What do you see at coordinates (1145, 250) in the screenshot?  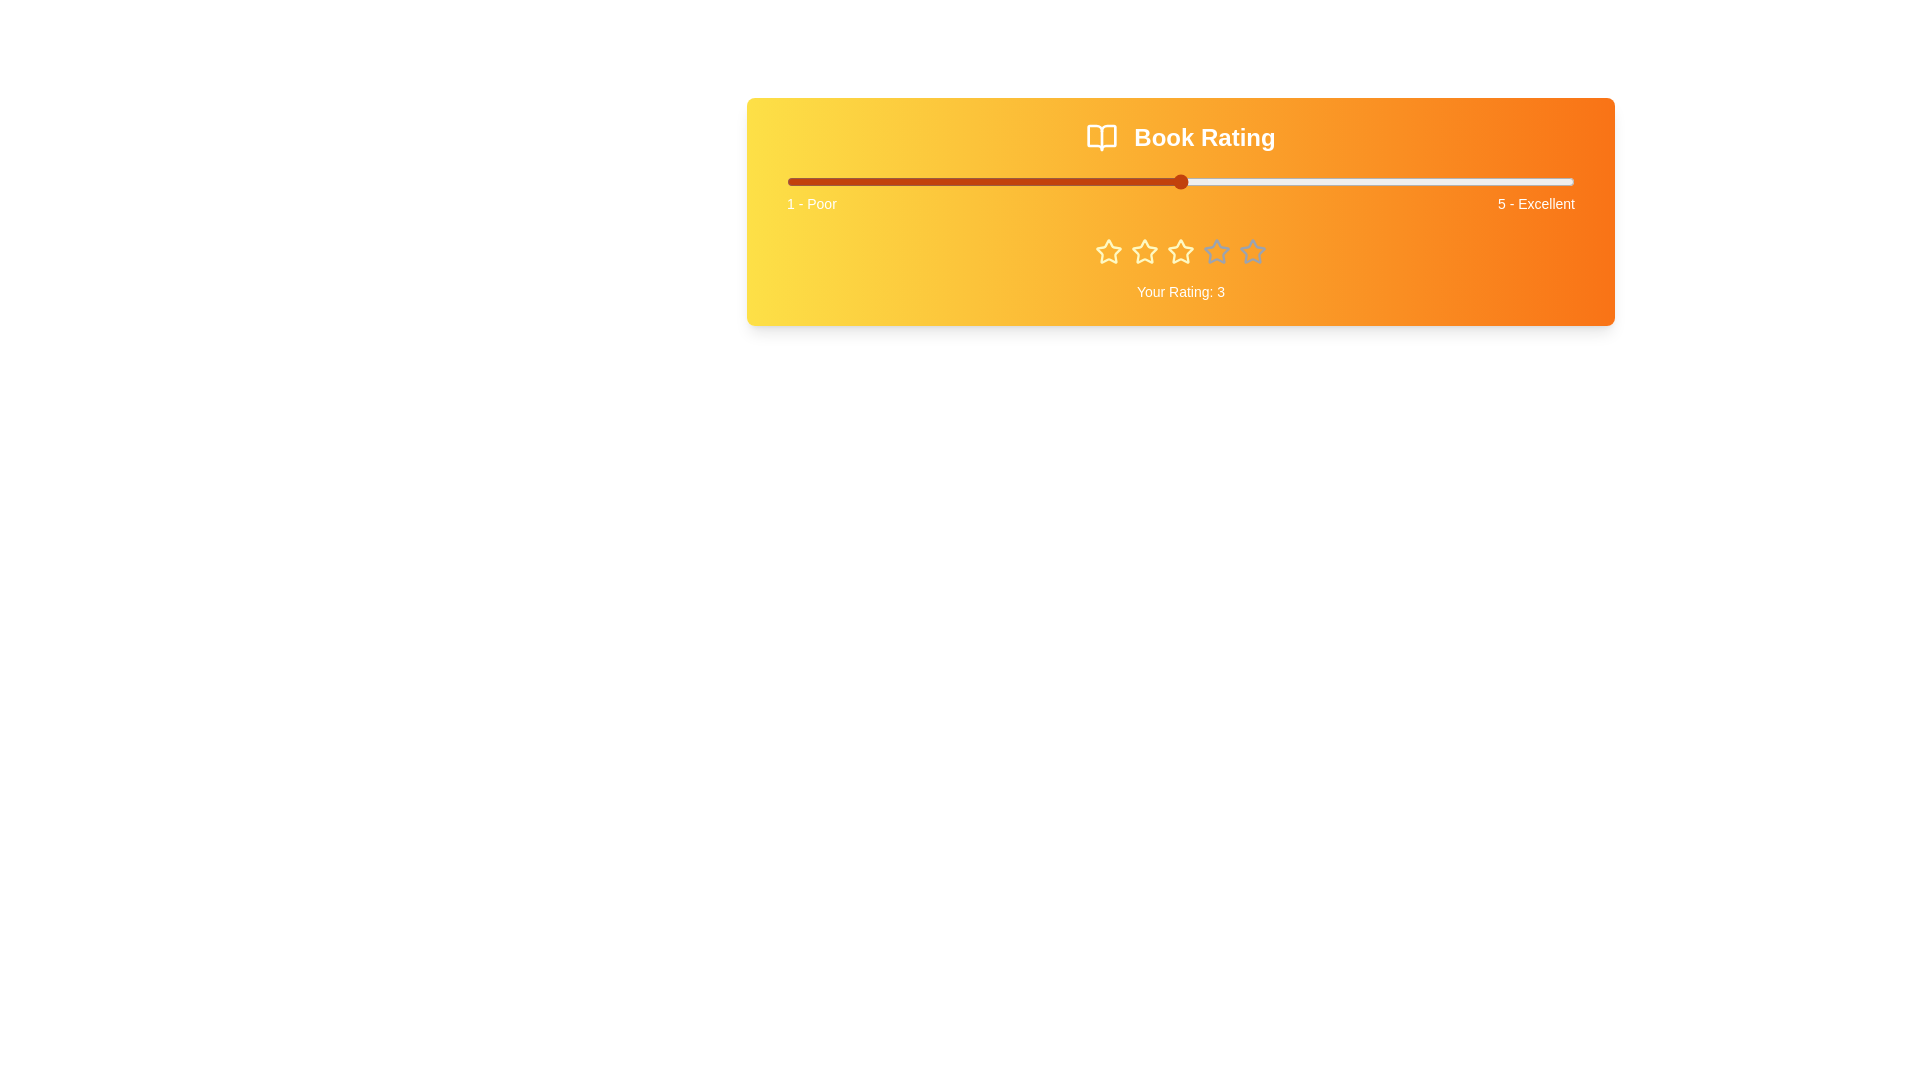 I see `the third star icon in the 5-star user rating system under the 'Book Rating' section by moving the cursor to its center point` at bounding box center [1145, 250].